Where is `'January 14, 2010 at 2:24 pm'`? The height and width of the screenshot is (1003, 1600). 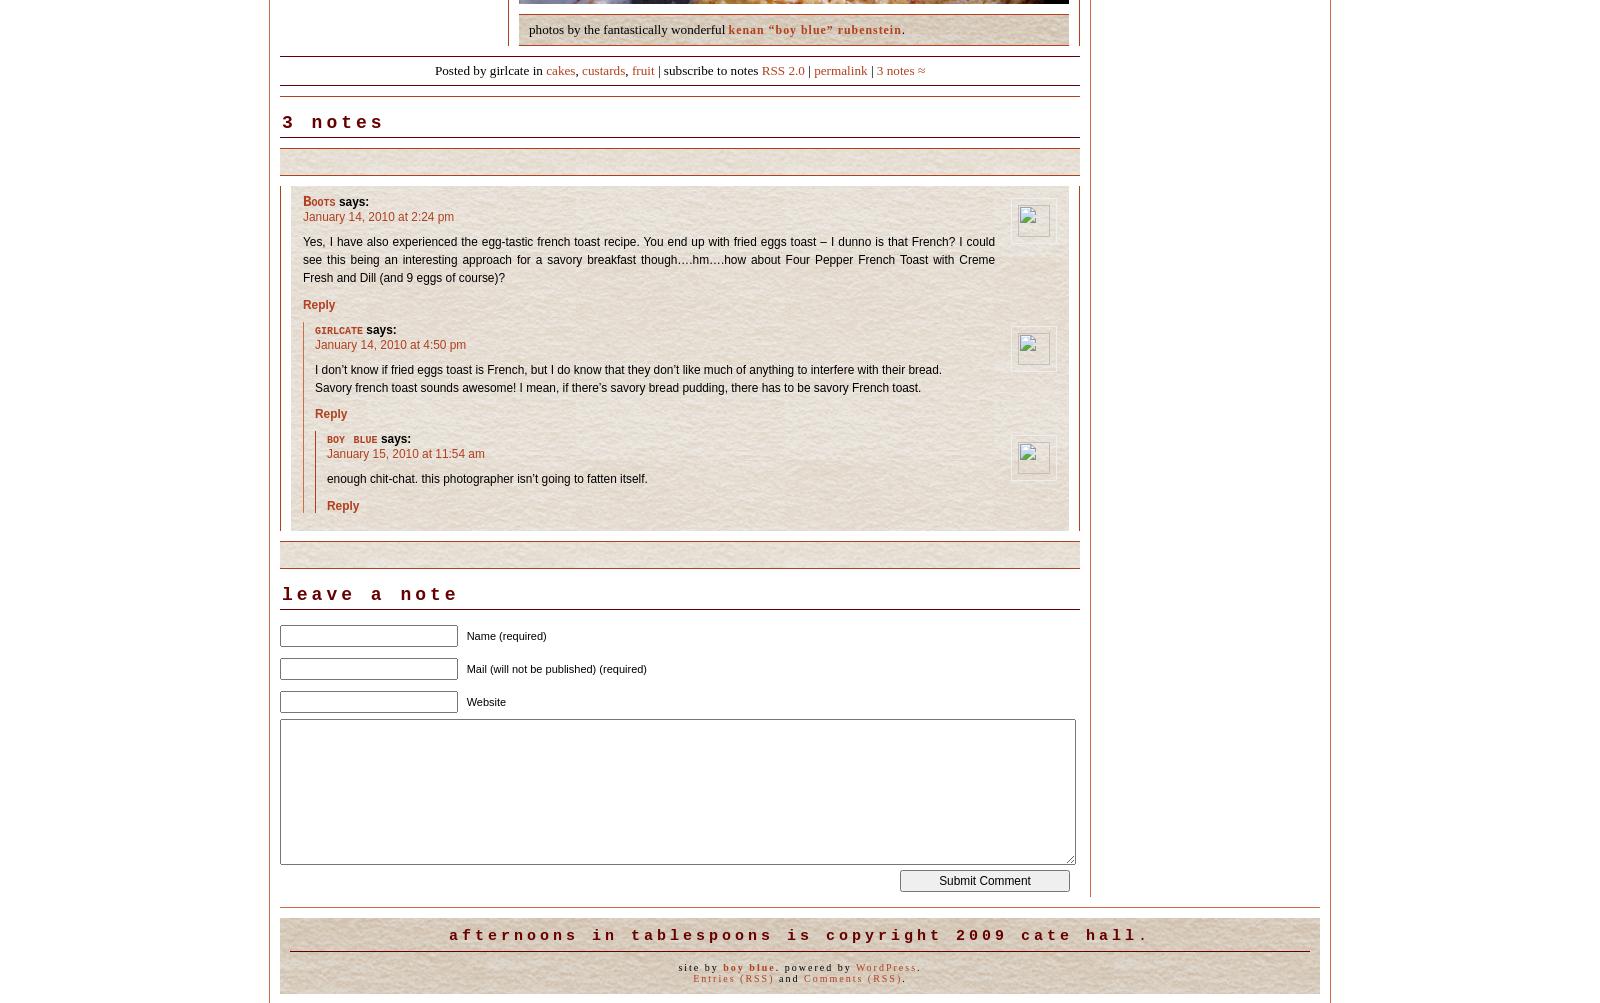
'January 14, 2010 at 2:24 pm' is located at coordinates (303, 217).